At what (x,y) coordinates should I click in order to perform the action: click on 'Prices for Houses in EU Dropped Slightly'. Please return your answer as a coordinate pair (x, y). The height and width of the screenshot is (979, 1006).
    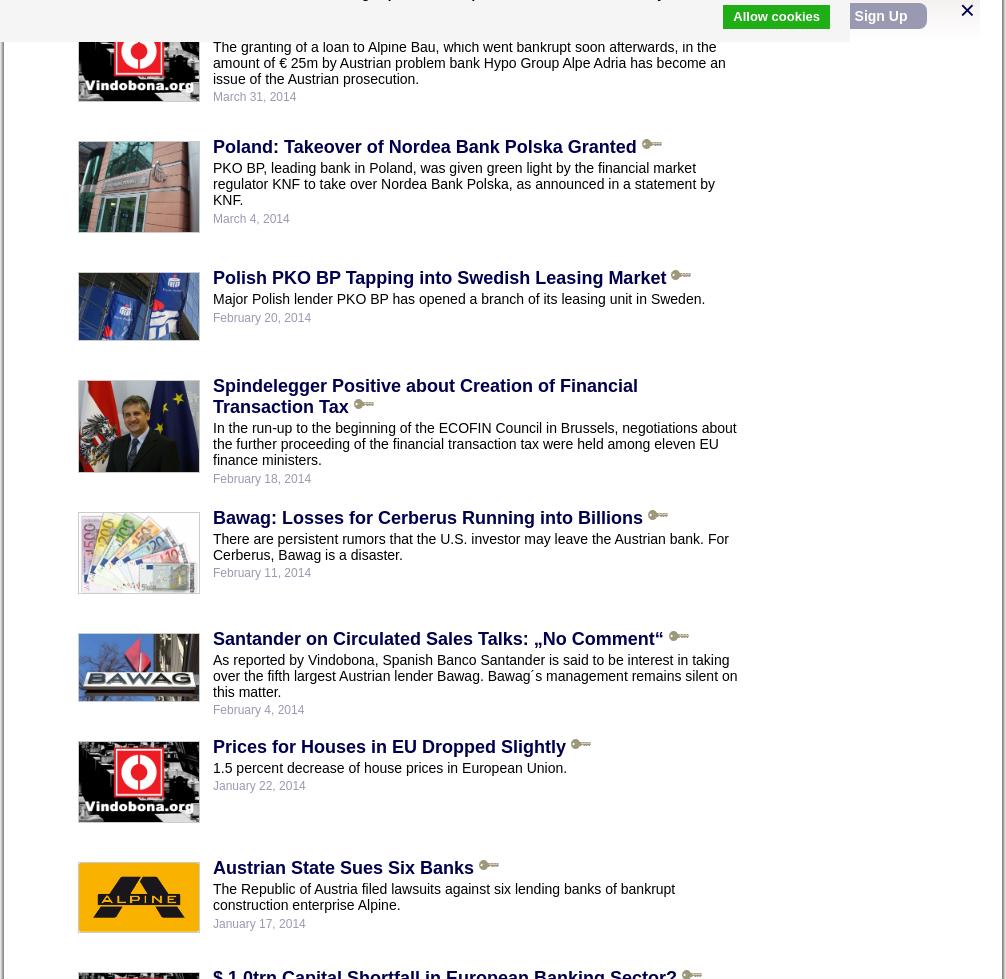
    Looking at the image, I should click on (388, 744).